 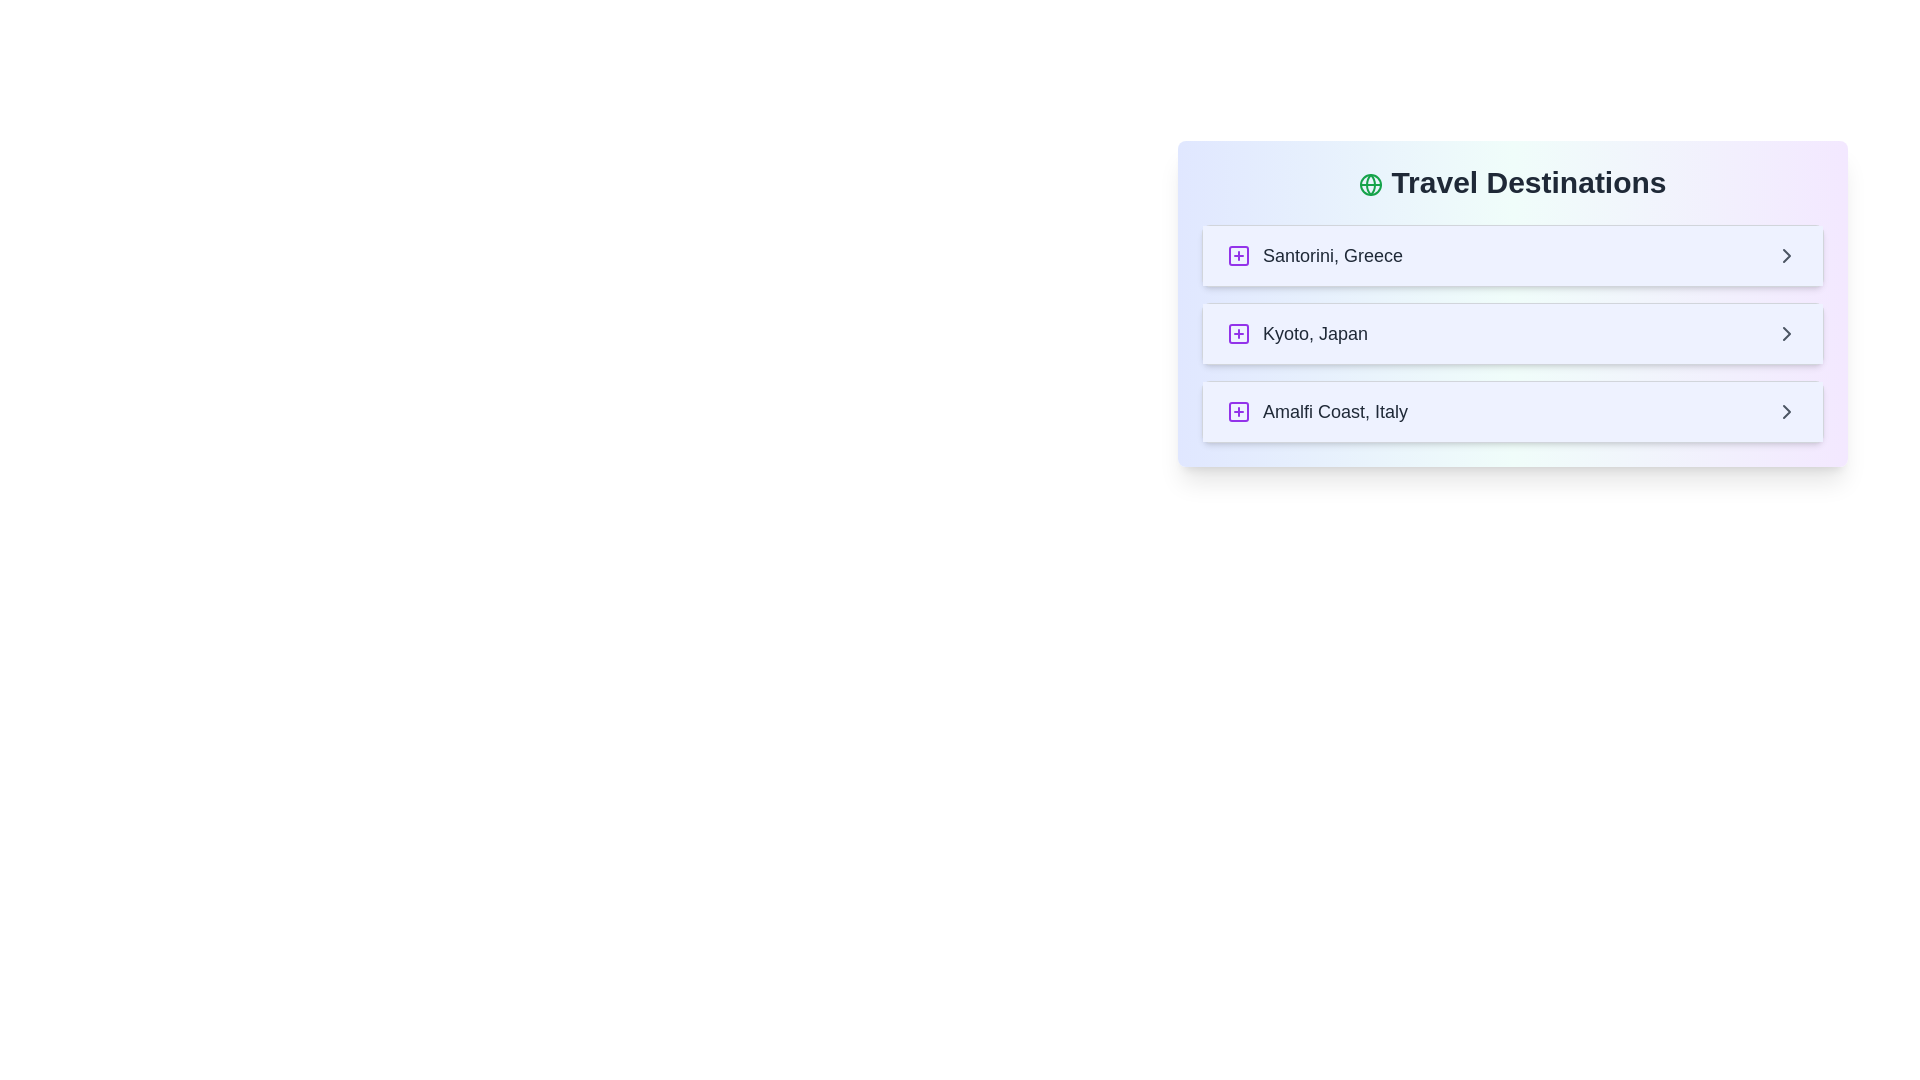 I want to click on the second list item that represents 'Kyoto, Japan', so click(x=1512, y=333).